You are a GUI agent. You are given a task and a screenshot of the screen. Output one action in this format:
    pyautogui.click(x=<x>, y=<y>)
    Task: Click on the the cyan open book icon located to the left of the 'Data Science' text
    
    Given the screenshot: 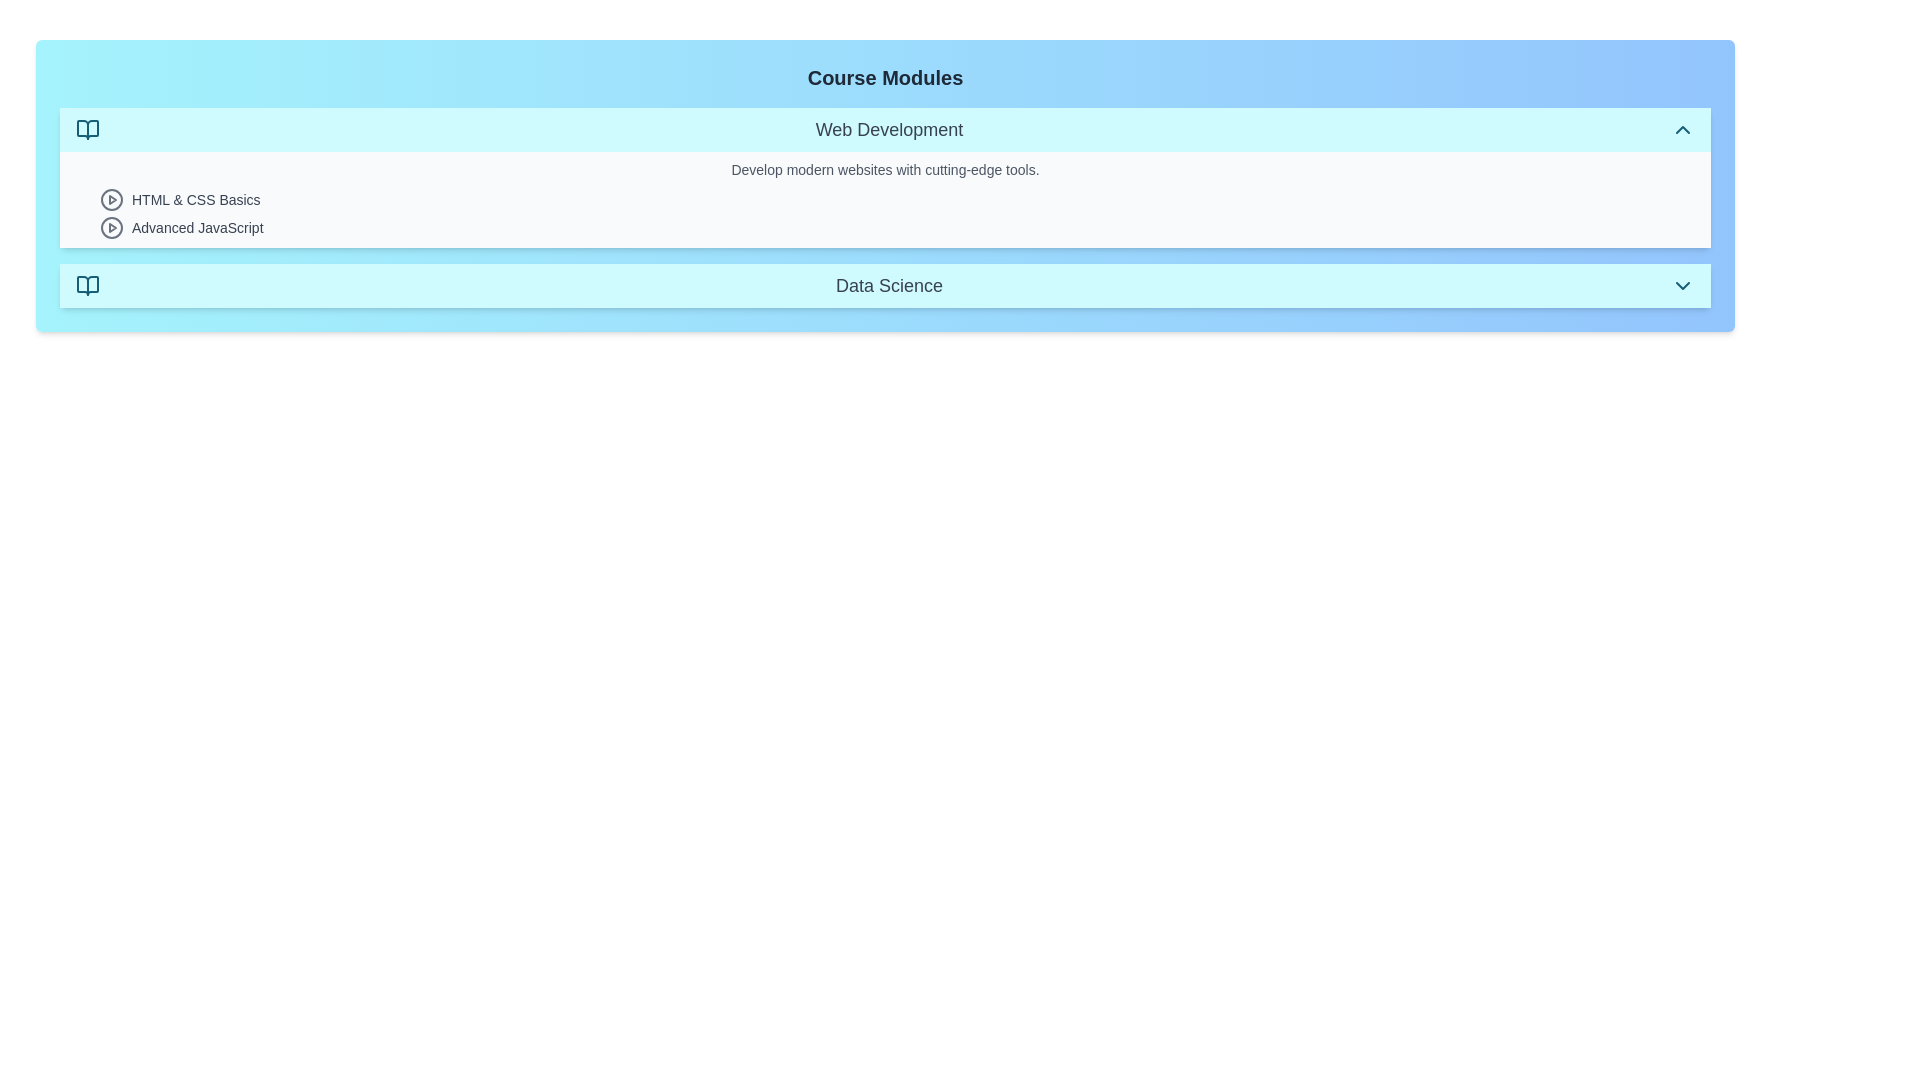 What is the action you would take?
    pyautogui.click(x=86, y=285)
    